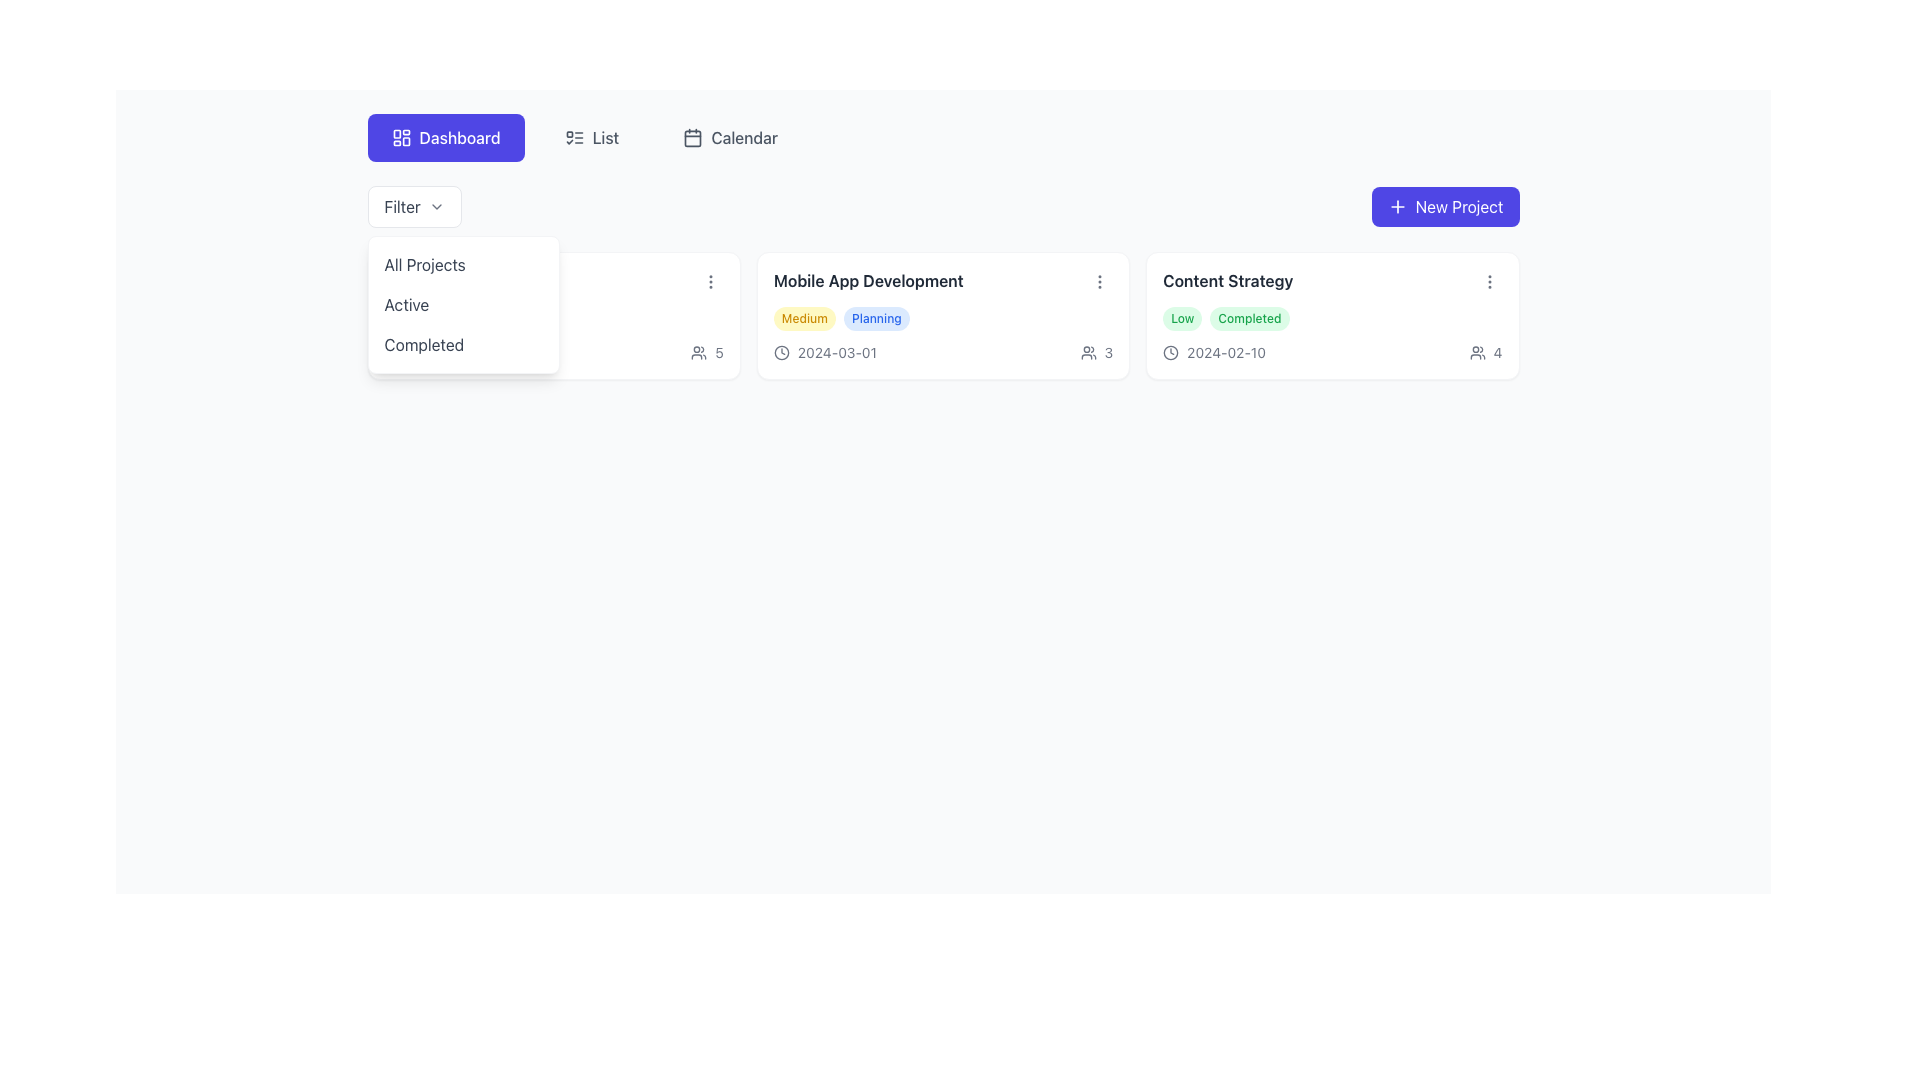 The width and height of the screenshot is (1920, 1080). What do you see at coordinates (392, 352) in the screenshot?
I see `the minimalist clock icon located at the start of the 'Completed' text in the dropdown menu associated with the 'Filter' button beneath the 'Dashboard' navigation bar` at bounding box center [392, 352].